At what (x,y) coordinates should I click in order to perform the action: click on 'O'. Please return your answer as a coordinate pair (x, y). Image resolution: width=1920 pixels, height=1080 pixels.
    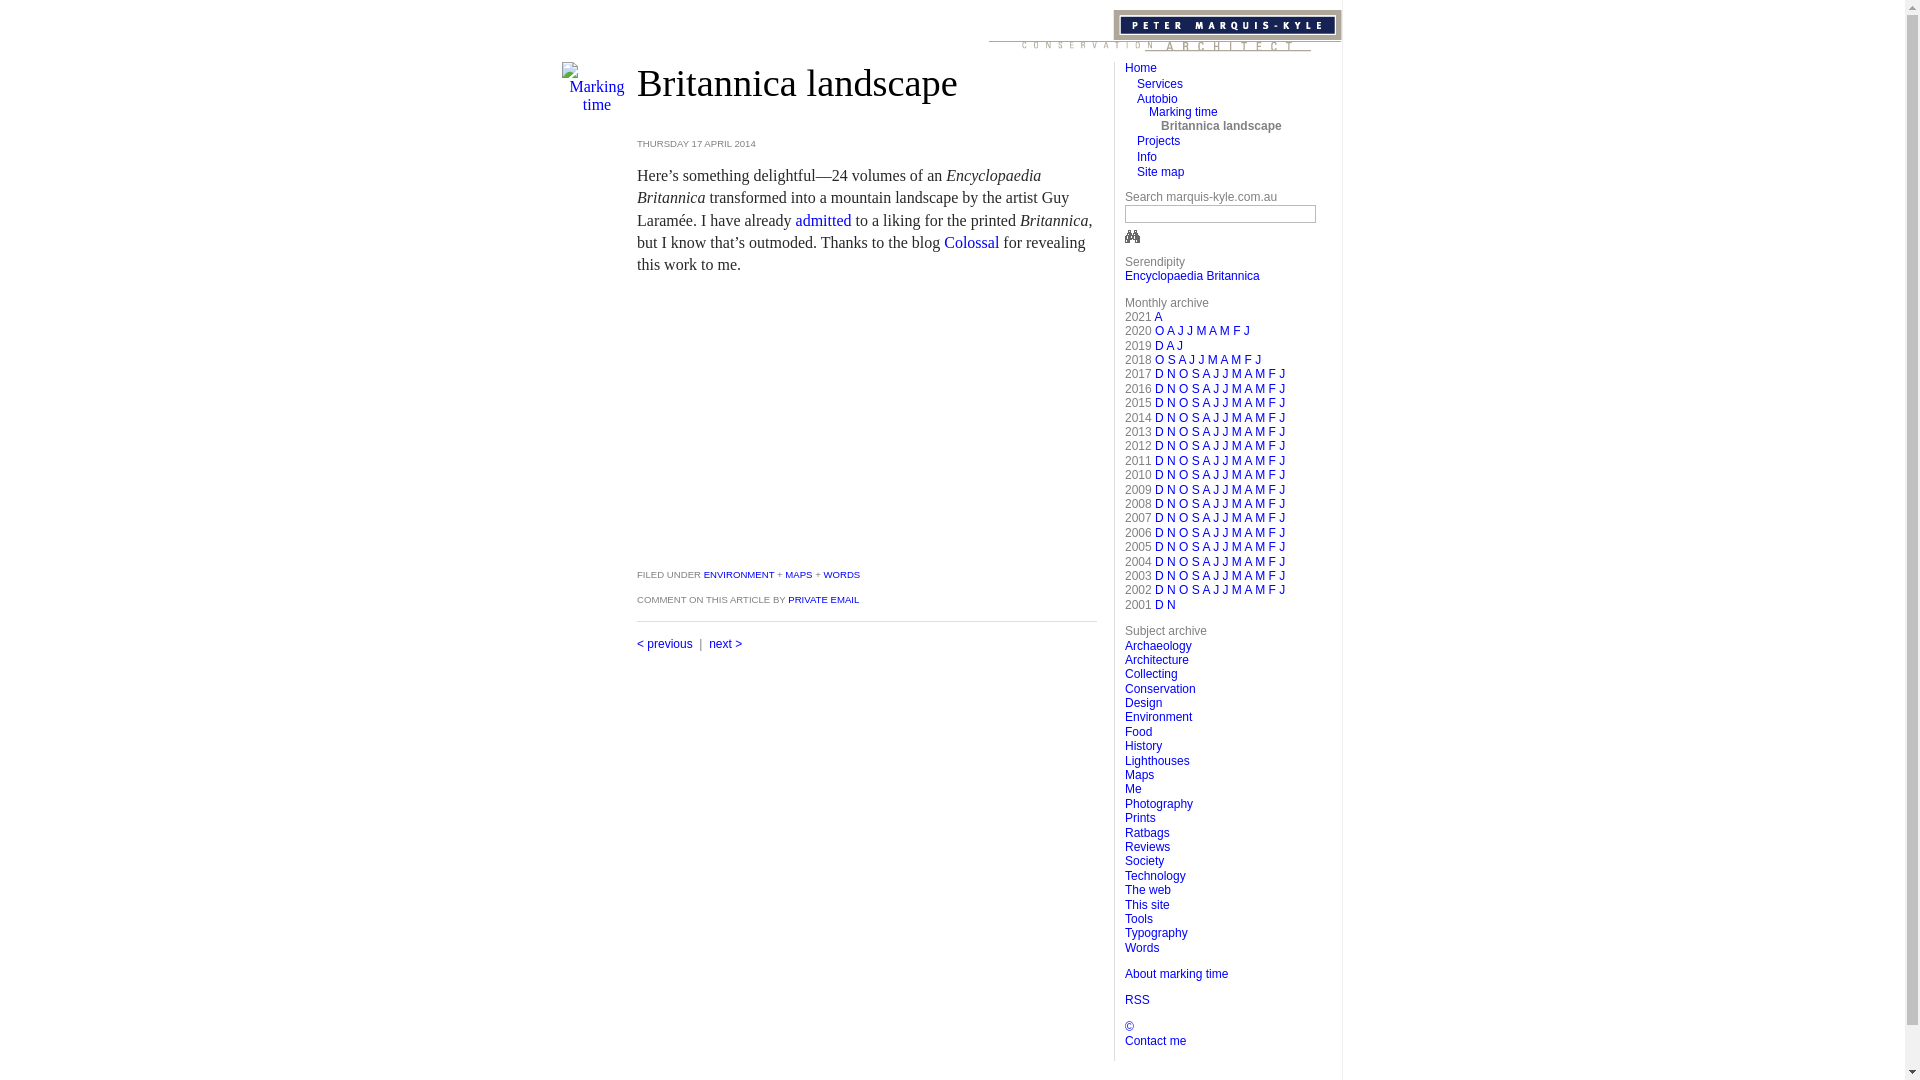
    Looking at the image, I should click on (1155, 330).